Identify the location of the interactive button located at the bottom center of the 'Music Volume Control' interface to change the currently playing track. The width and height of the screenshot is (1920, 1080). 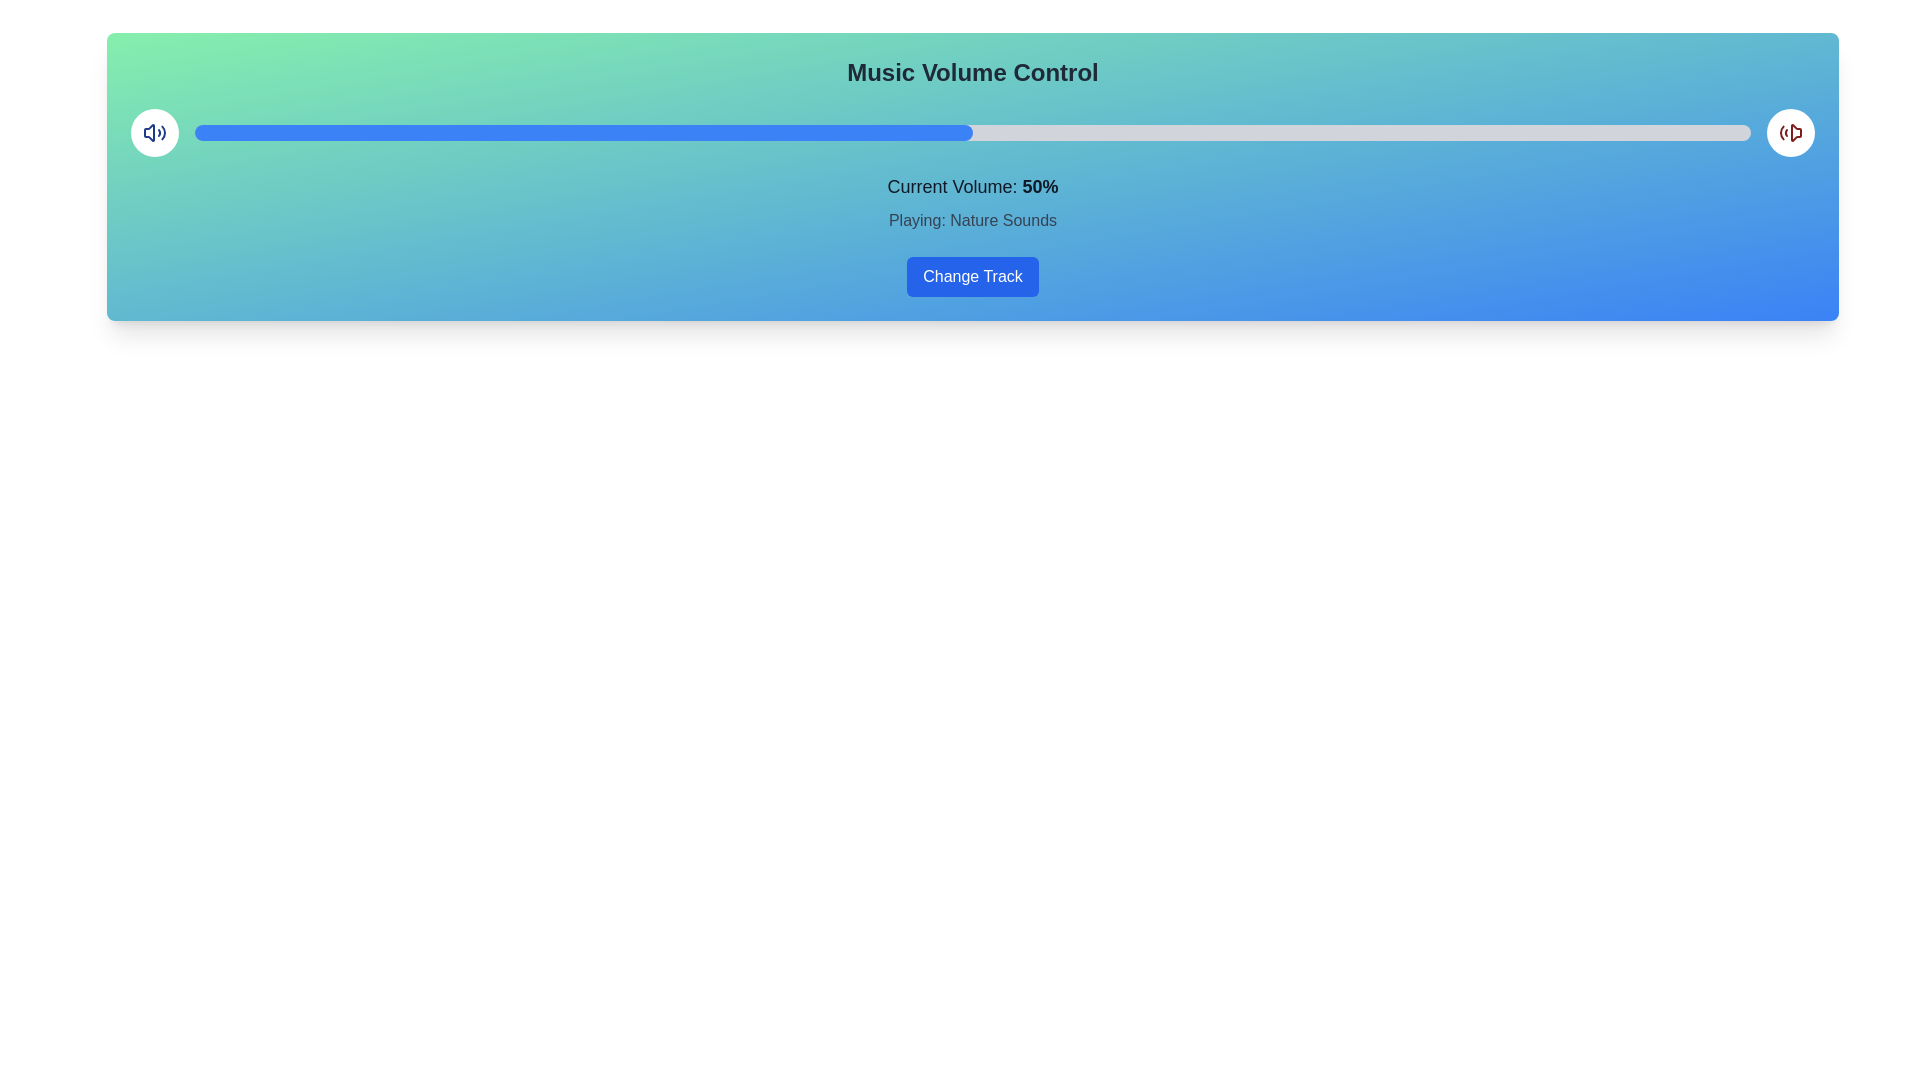
(973, 277).